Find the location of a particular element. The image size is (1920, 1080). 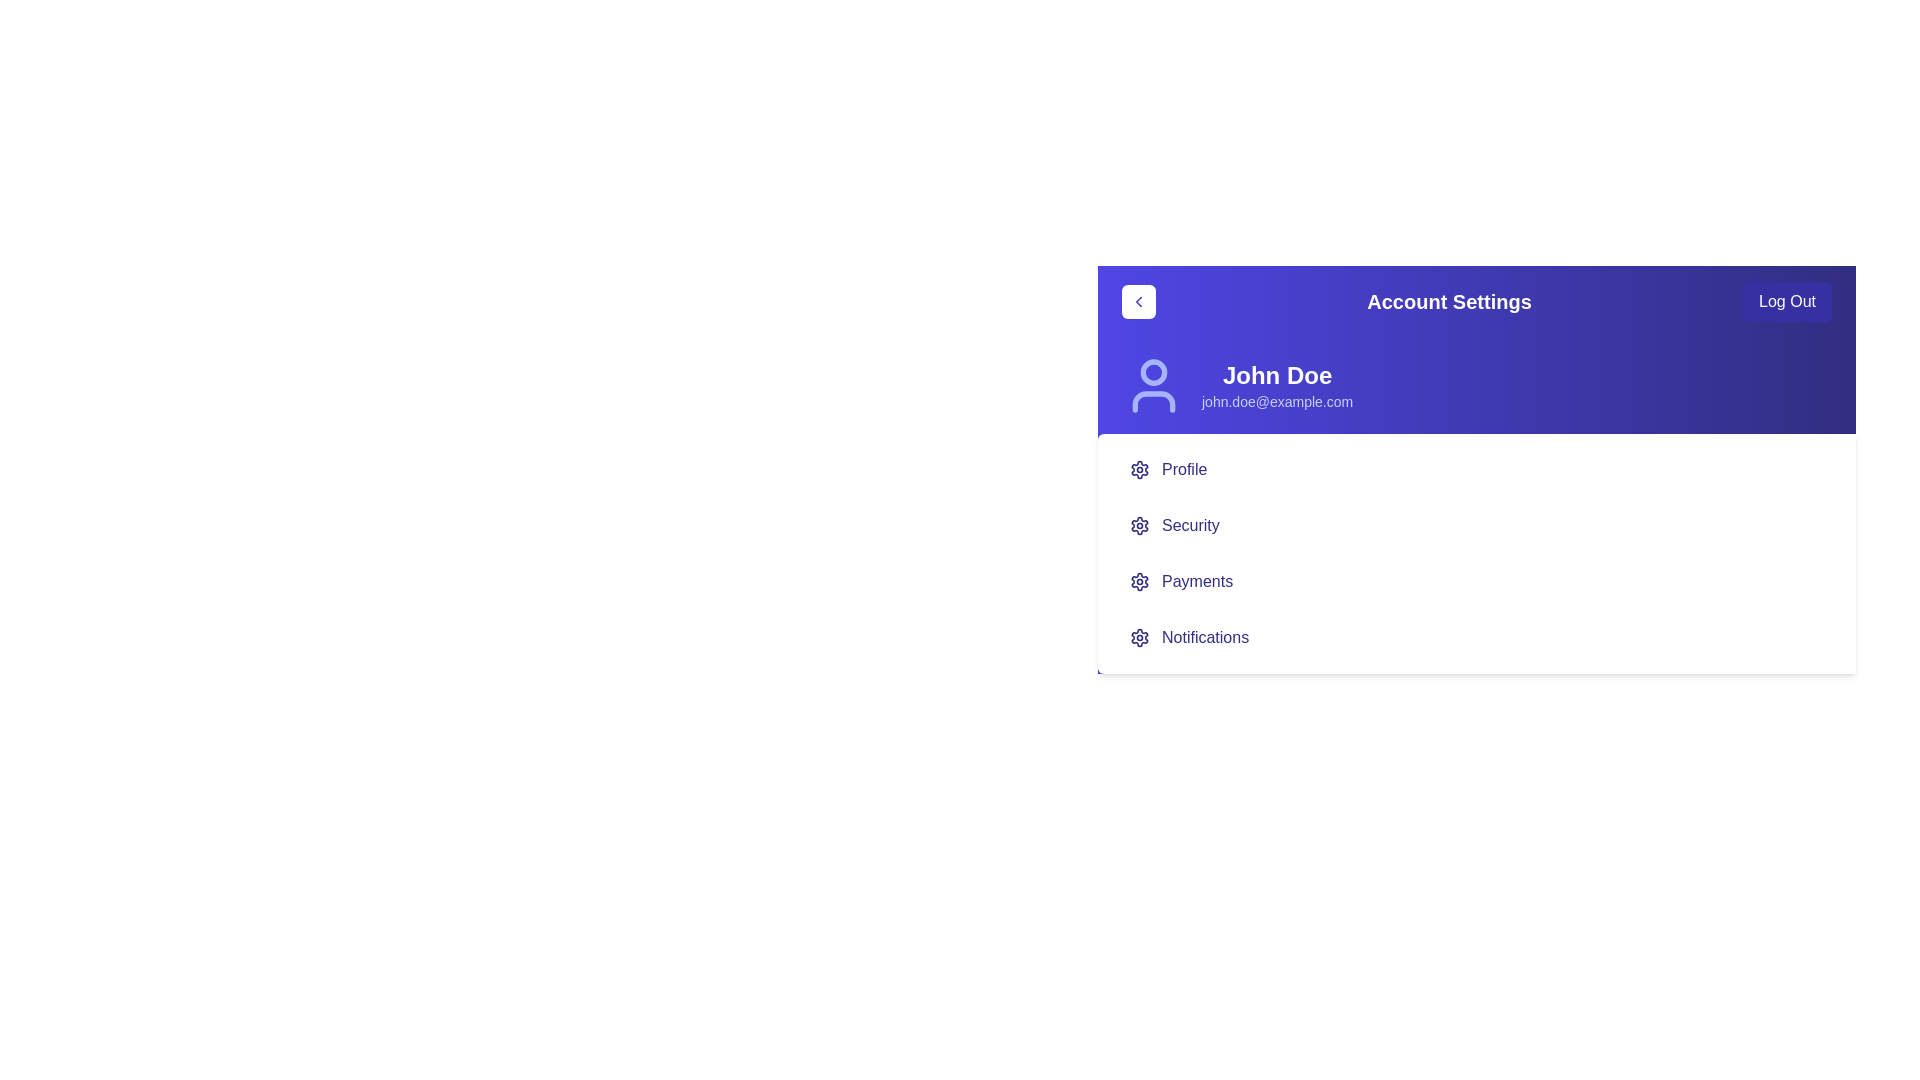

the gear-shaped icon associated with the 'Security' label in the vertical navigation list is located at coordinates (1140, 524).